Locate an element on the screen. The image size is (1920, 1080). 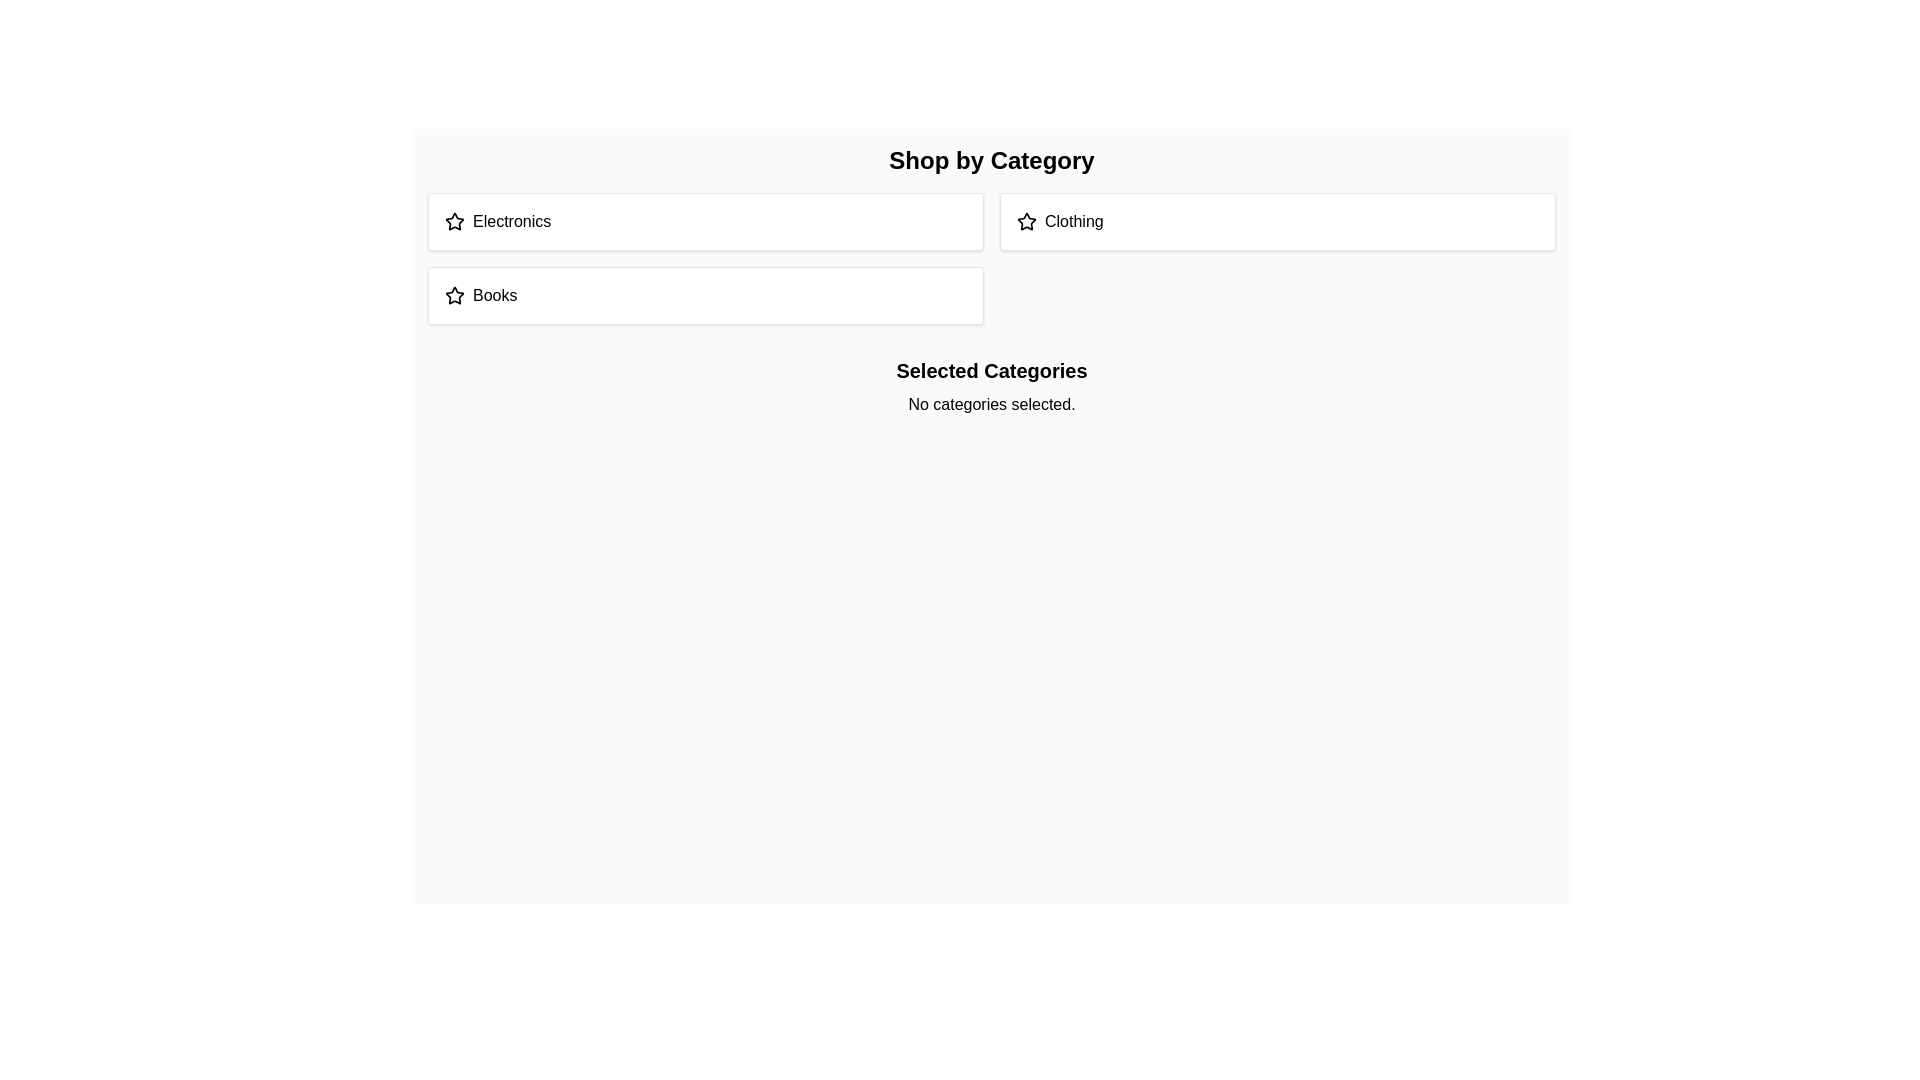
the text heading 'Shop by Category', which is a bold, large-sized label located at the top of the interface and centered horizontally is located at coordinates (992, 160).